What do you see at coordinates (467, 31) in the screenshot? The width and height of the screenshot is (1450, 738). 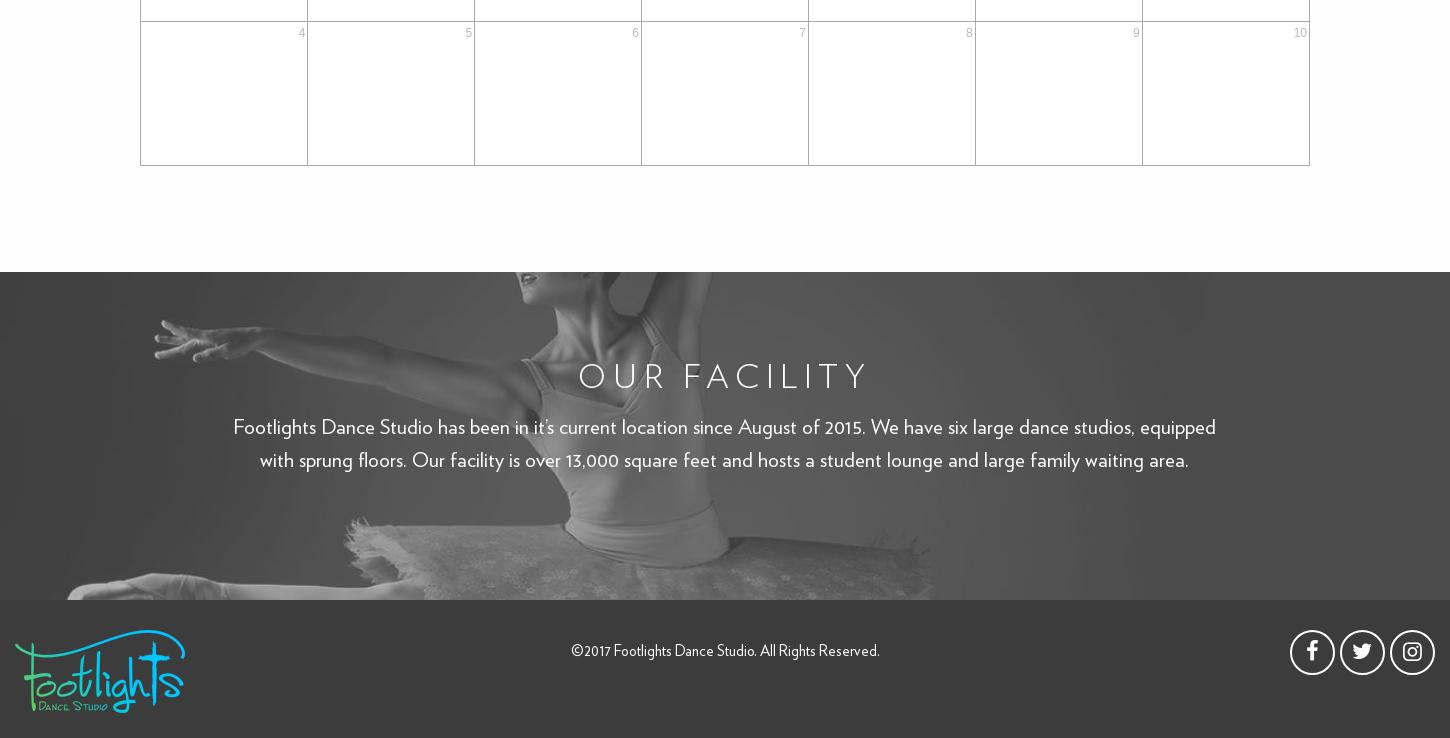 I see `'5'` at bounding box center [467, 31].